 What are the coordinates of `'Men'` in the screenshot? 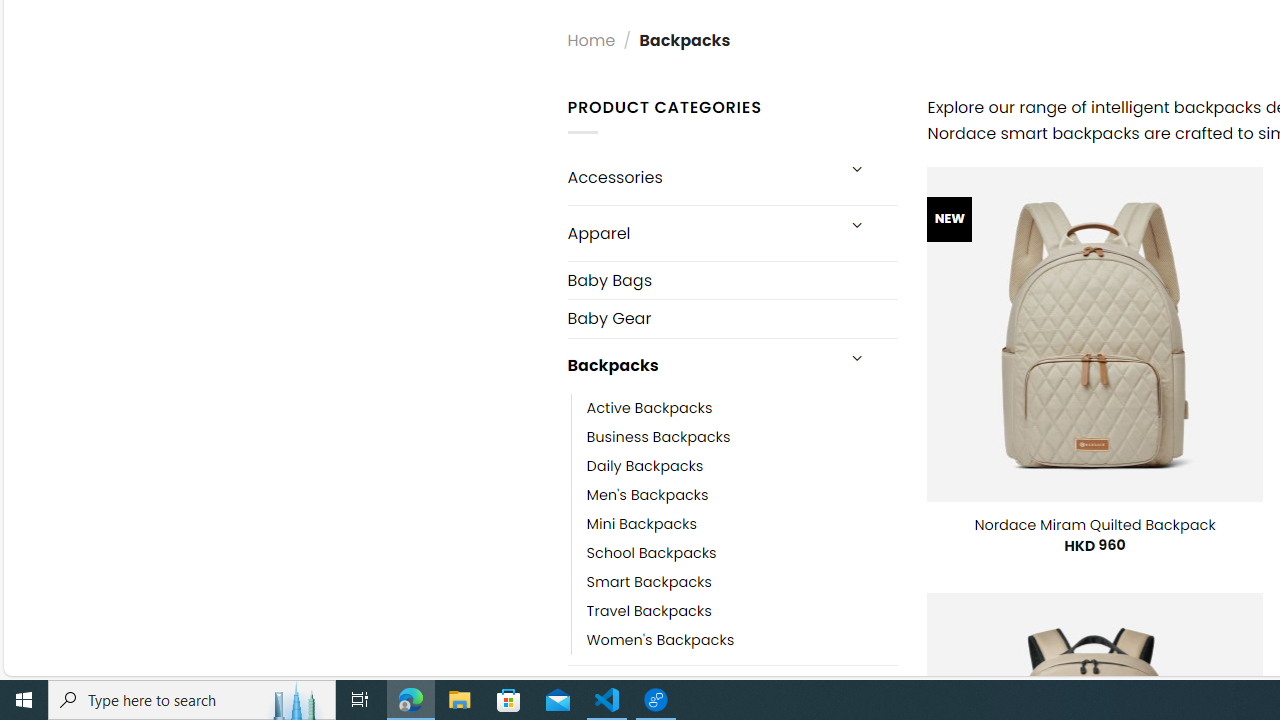 It's located at (647, 495).